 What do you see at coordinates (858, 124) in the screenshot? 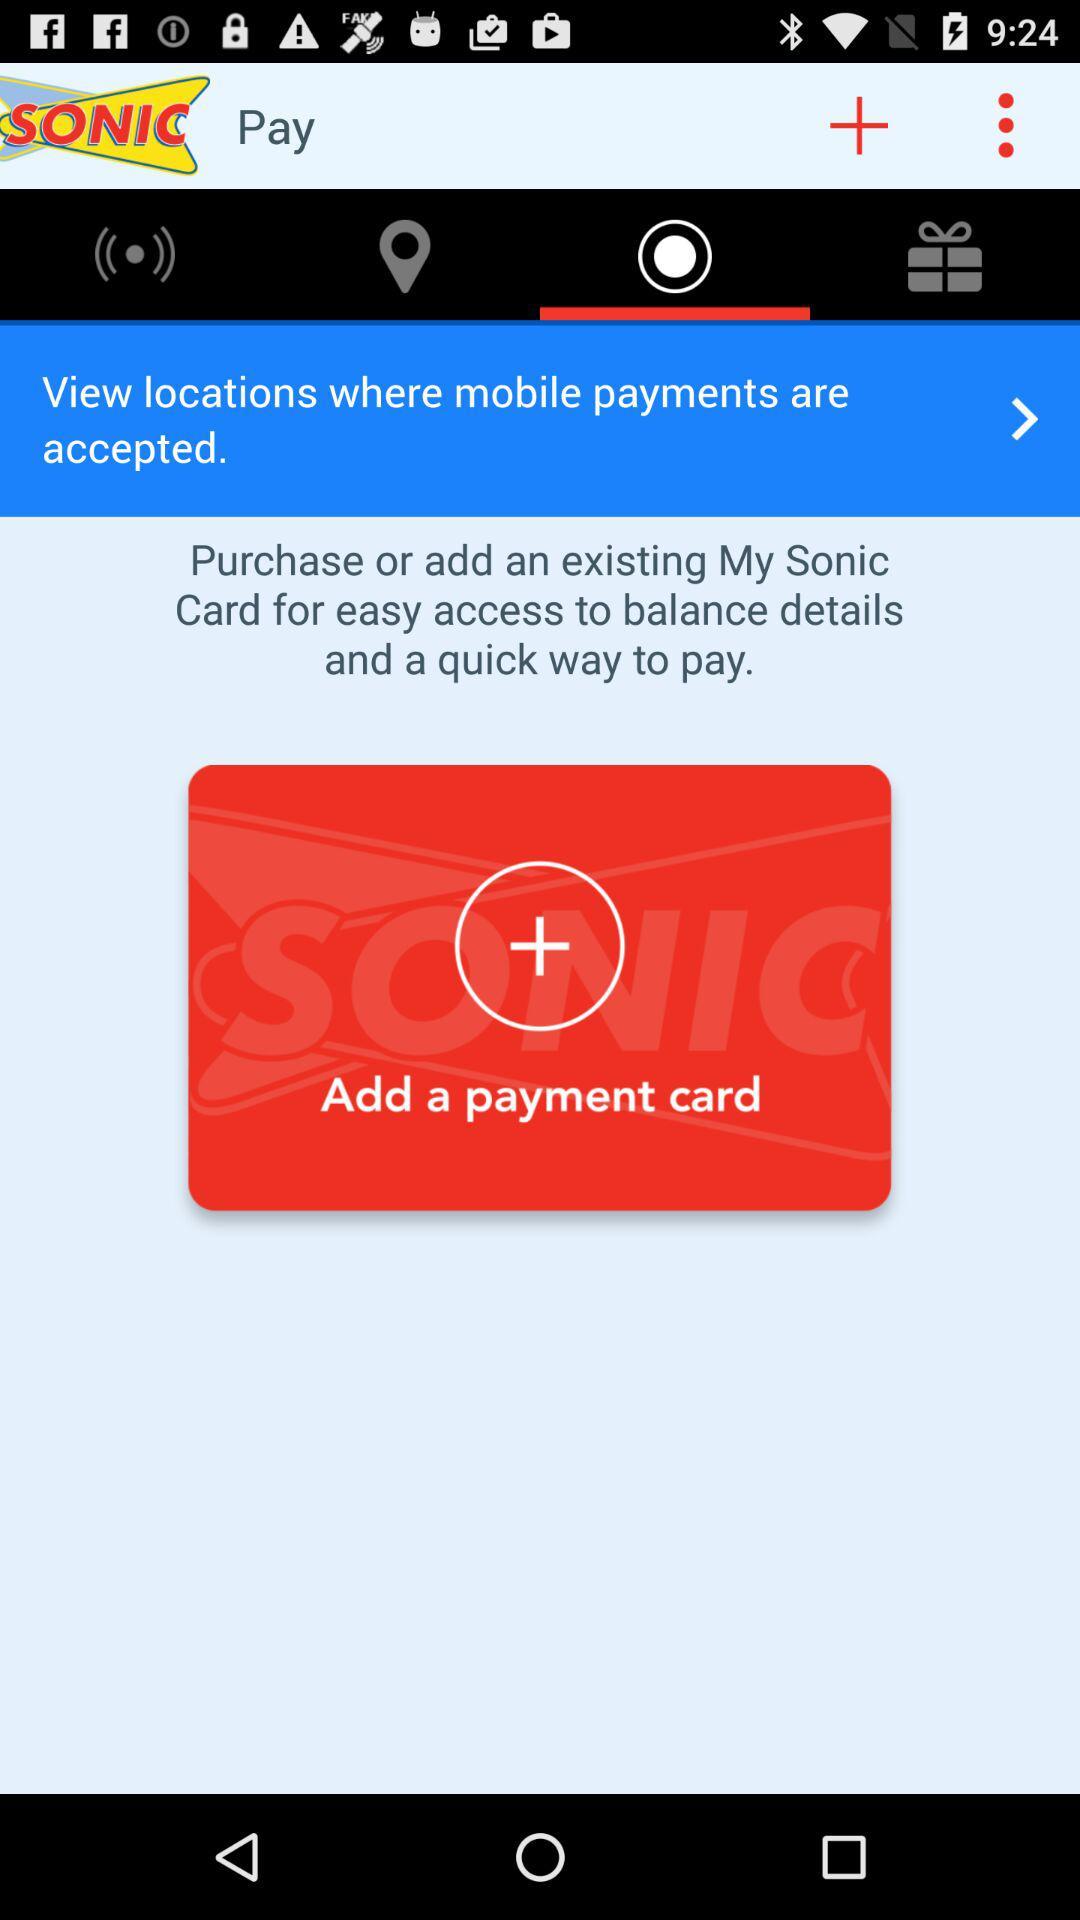
I see `the add icon on the top right of the page` at bounding box center [858, 124].